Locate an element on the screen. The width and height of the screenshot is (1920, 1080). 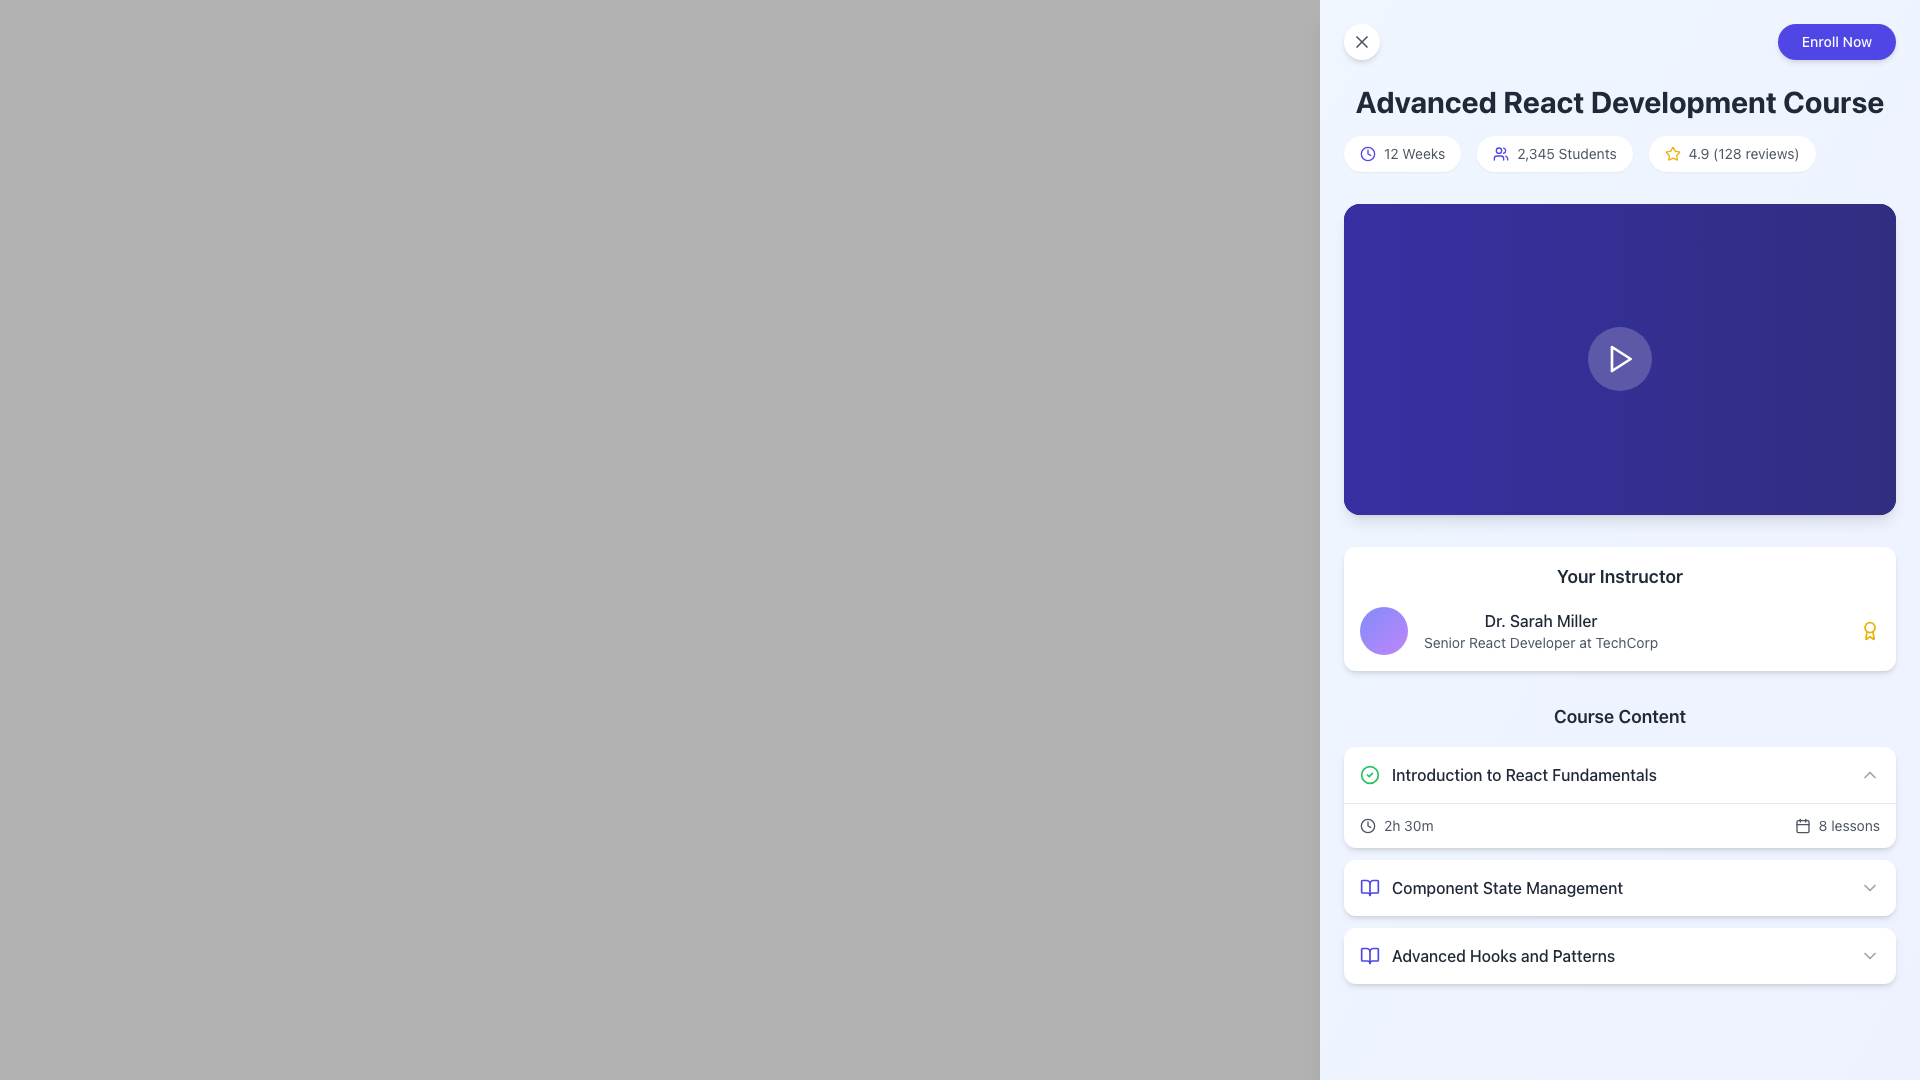
the yellow award icon located in the 'Your Instructor' panel, immediately following the text 'Dr. Sarah Miller Senior React Developer at TechCorp' is located at coordinates (1869, 628).